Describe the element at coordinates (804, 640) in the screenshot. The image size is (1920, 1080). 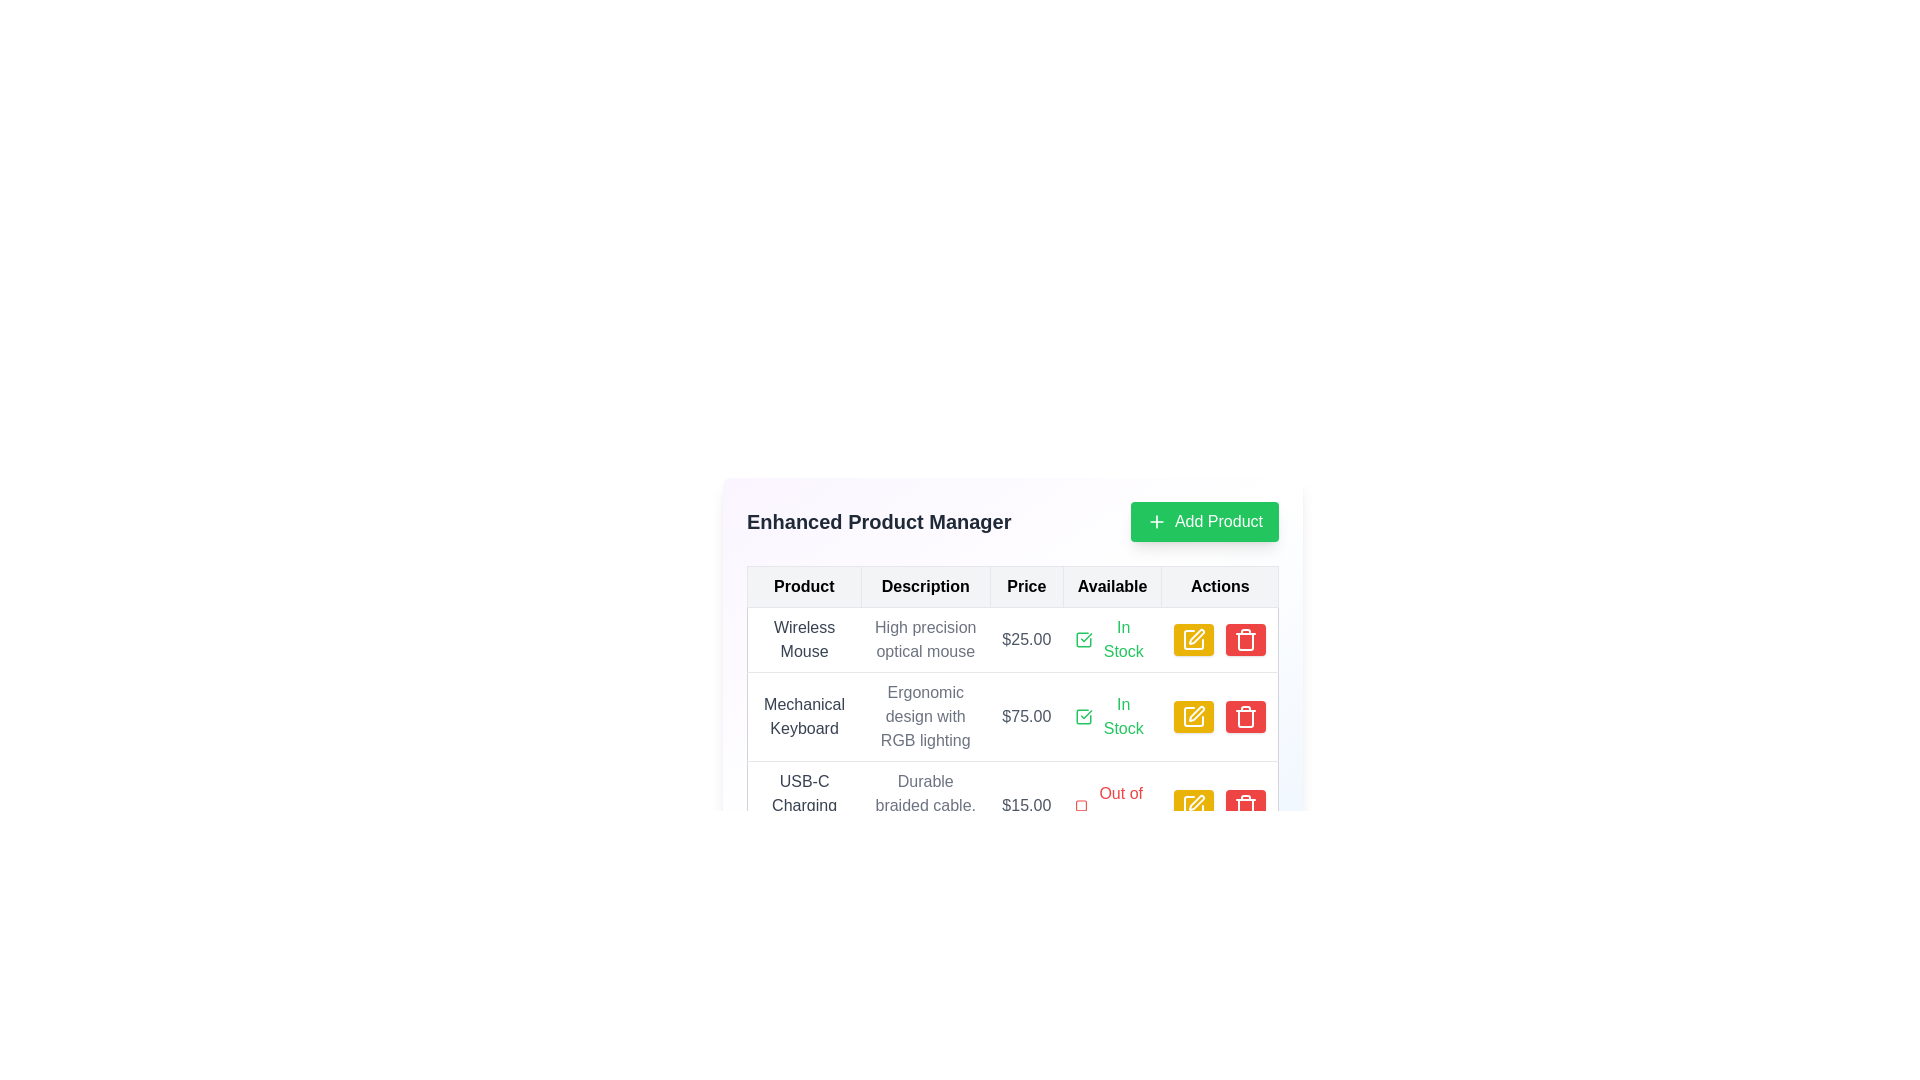
I see `the 'Wireless Mouse' static text element, which is styled with a medium font weight and gray color, located in the 'Product' column of the table` at that location.